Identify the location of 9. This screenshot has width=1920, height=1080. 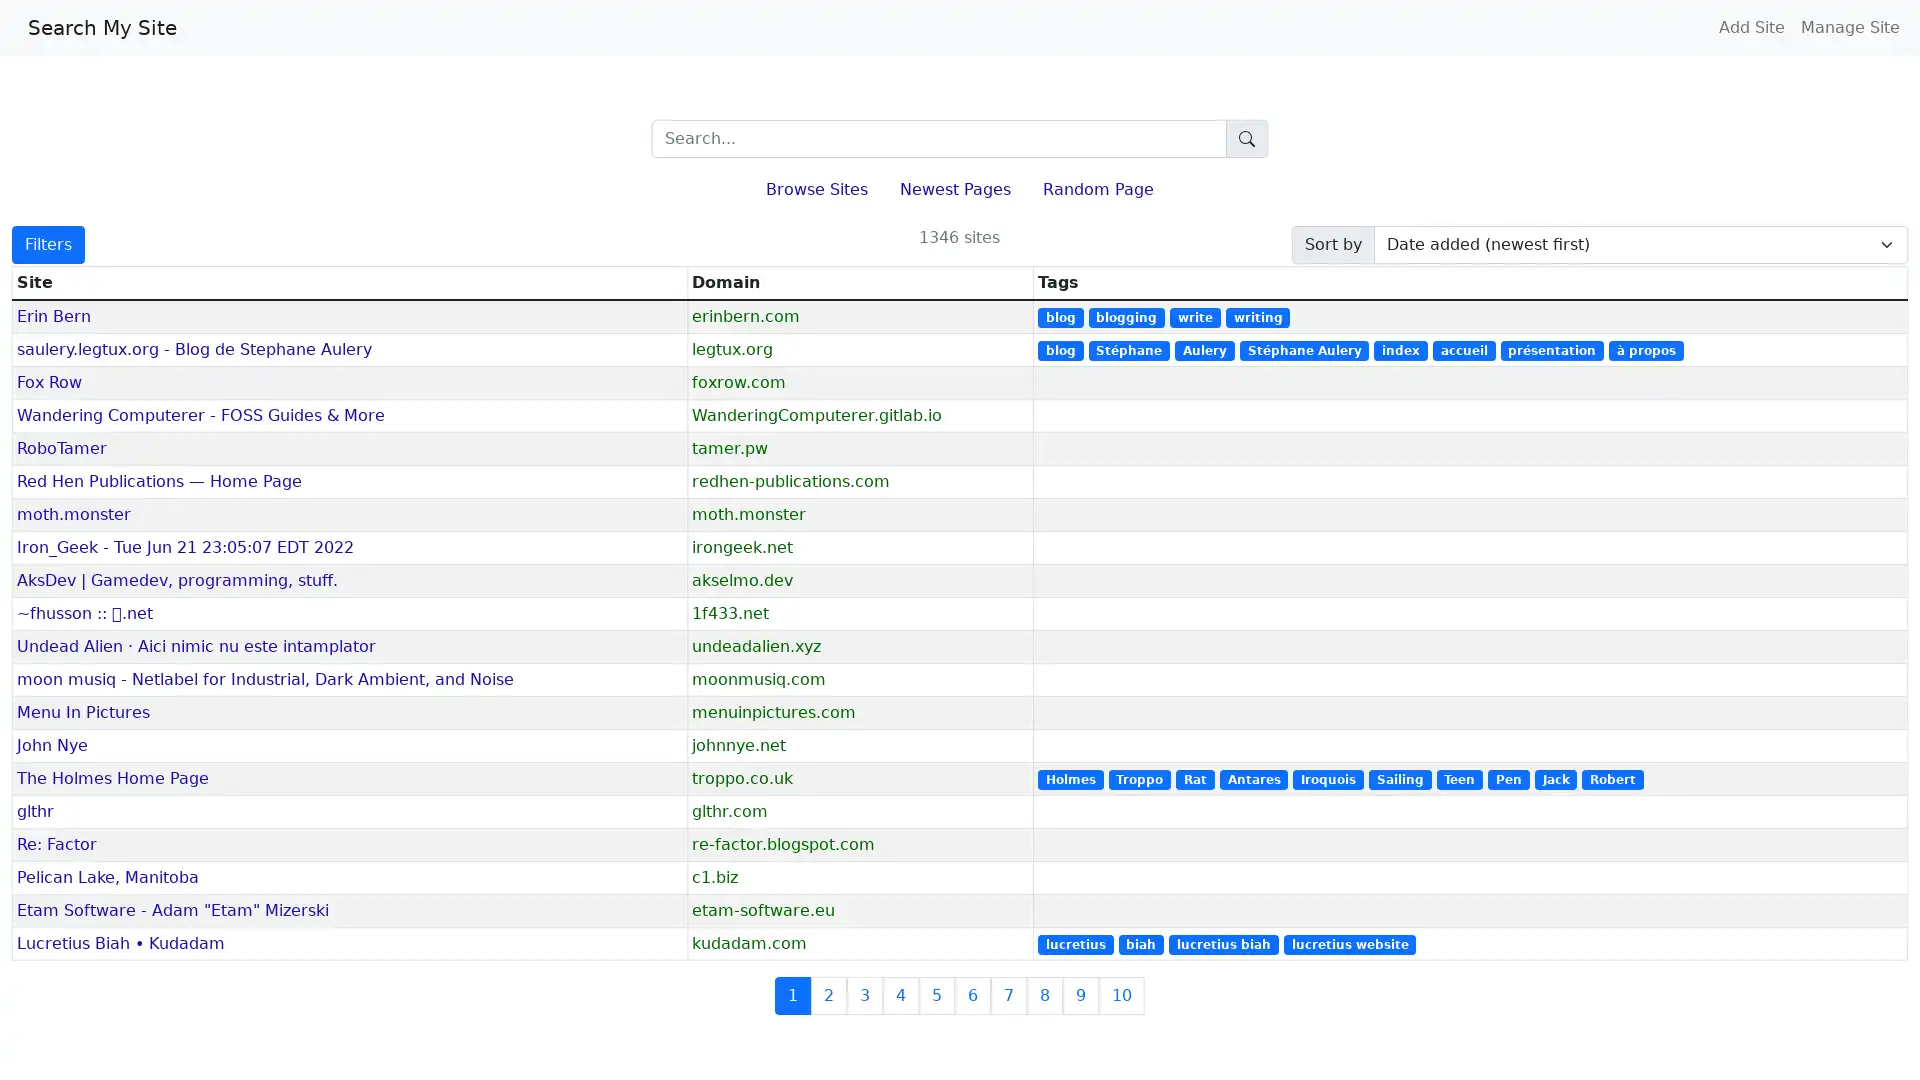
(1079, 995).